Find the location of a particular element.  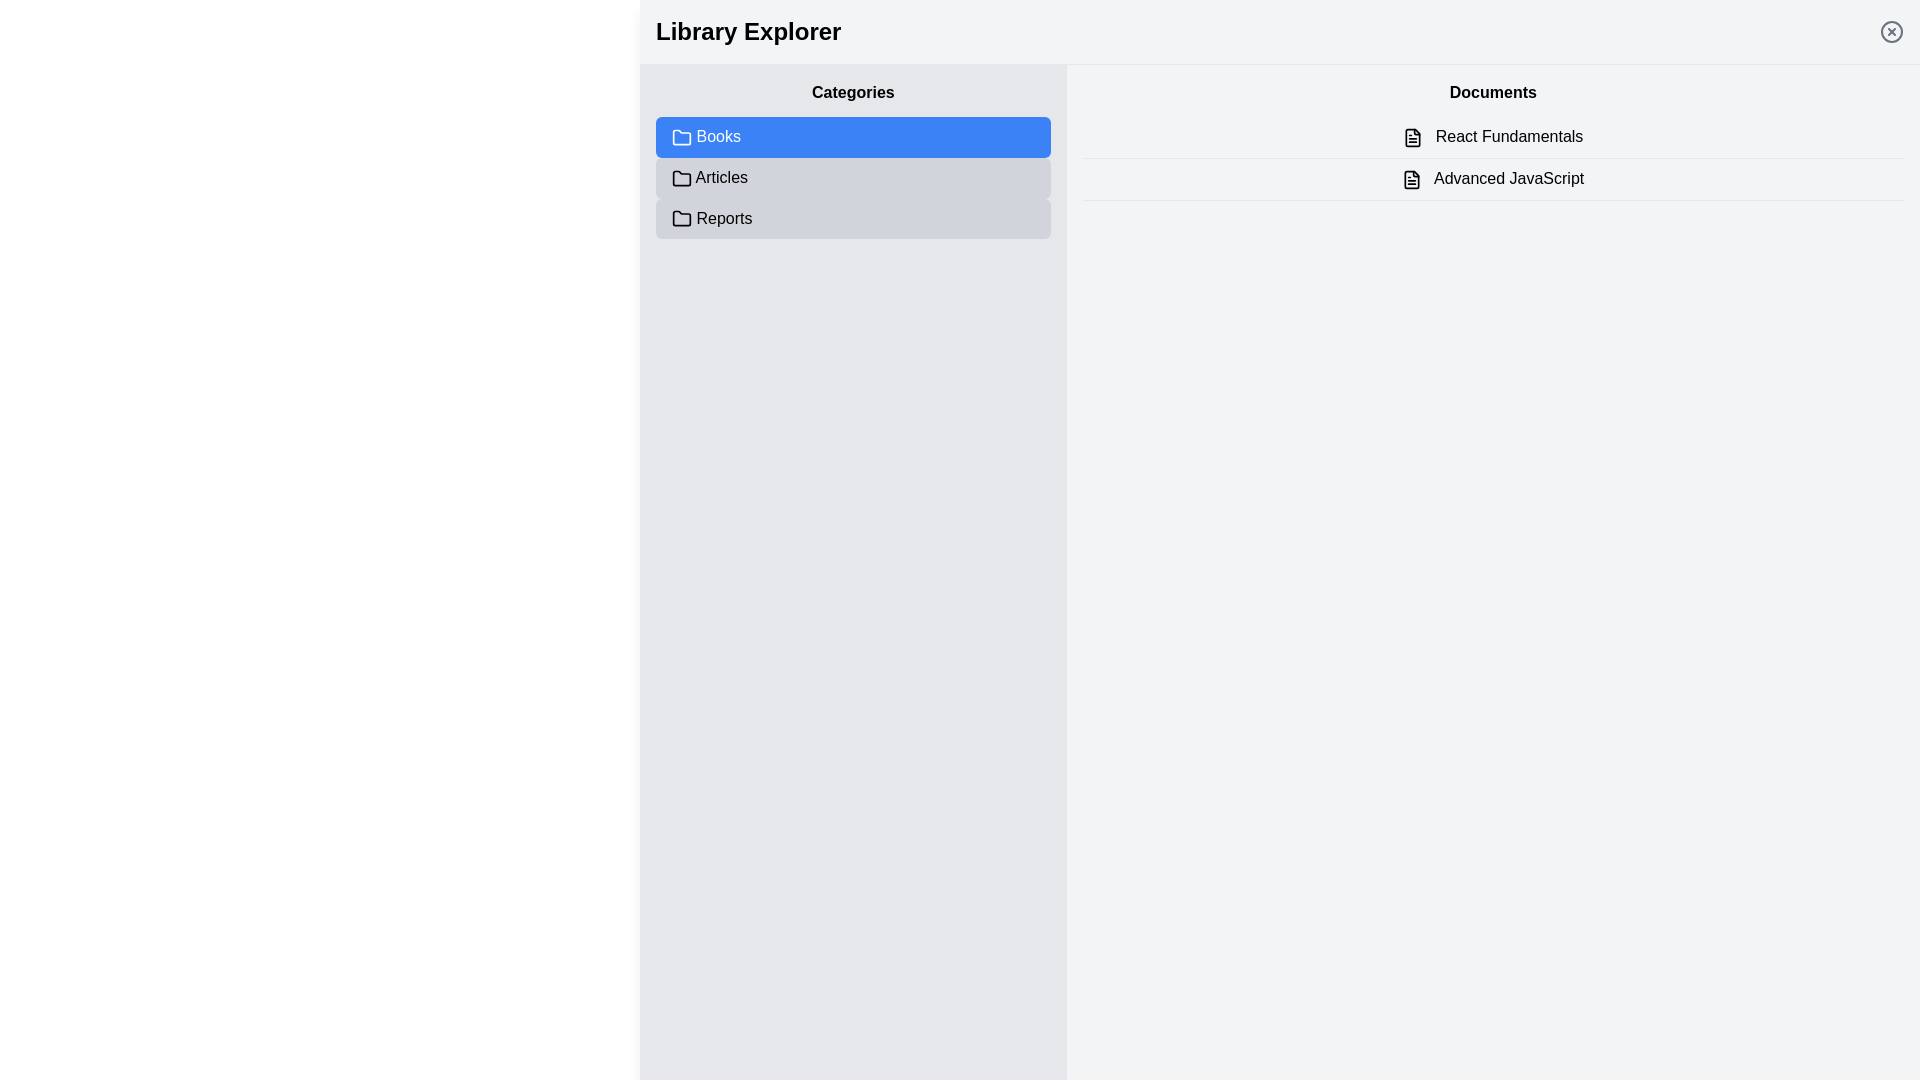

the file icon representing the 'Advanced JavaScript' document, which is part of a grouped SVG icon and aligned with its text label is located at coordinates (1411, 178).